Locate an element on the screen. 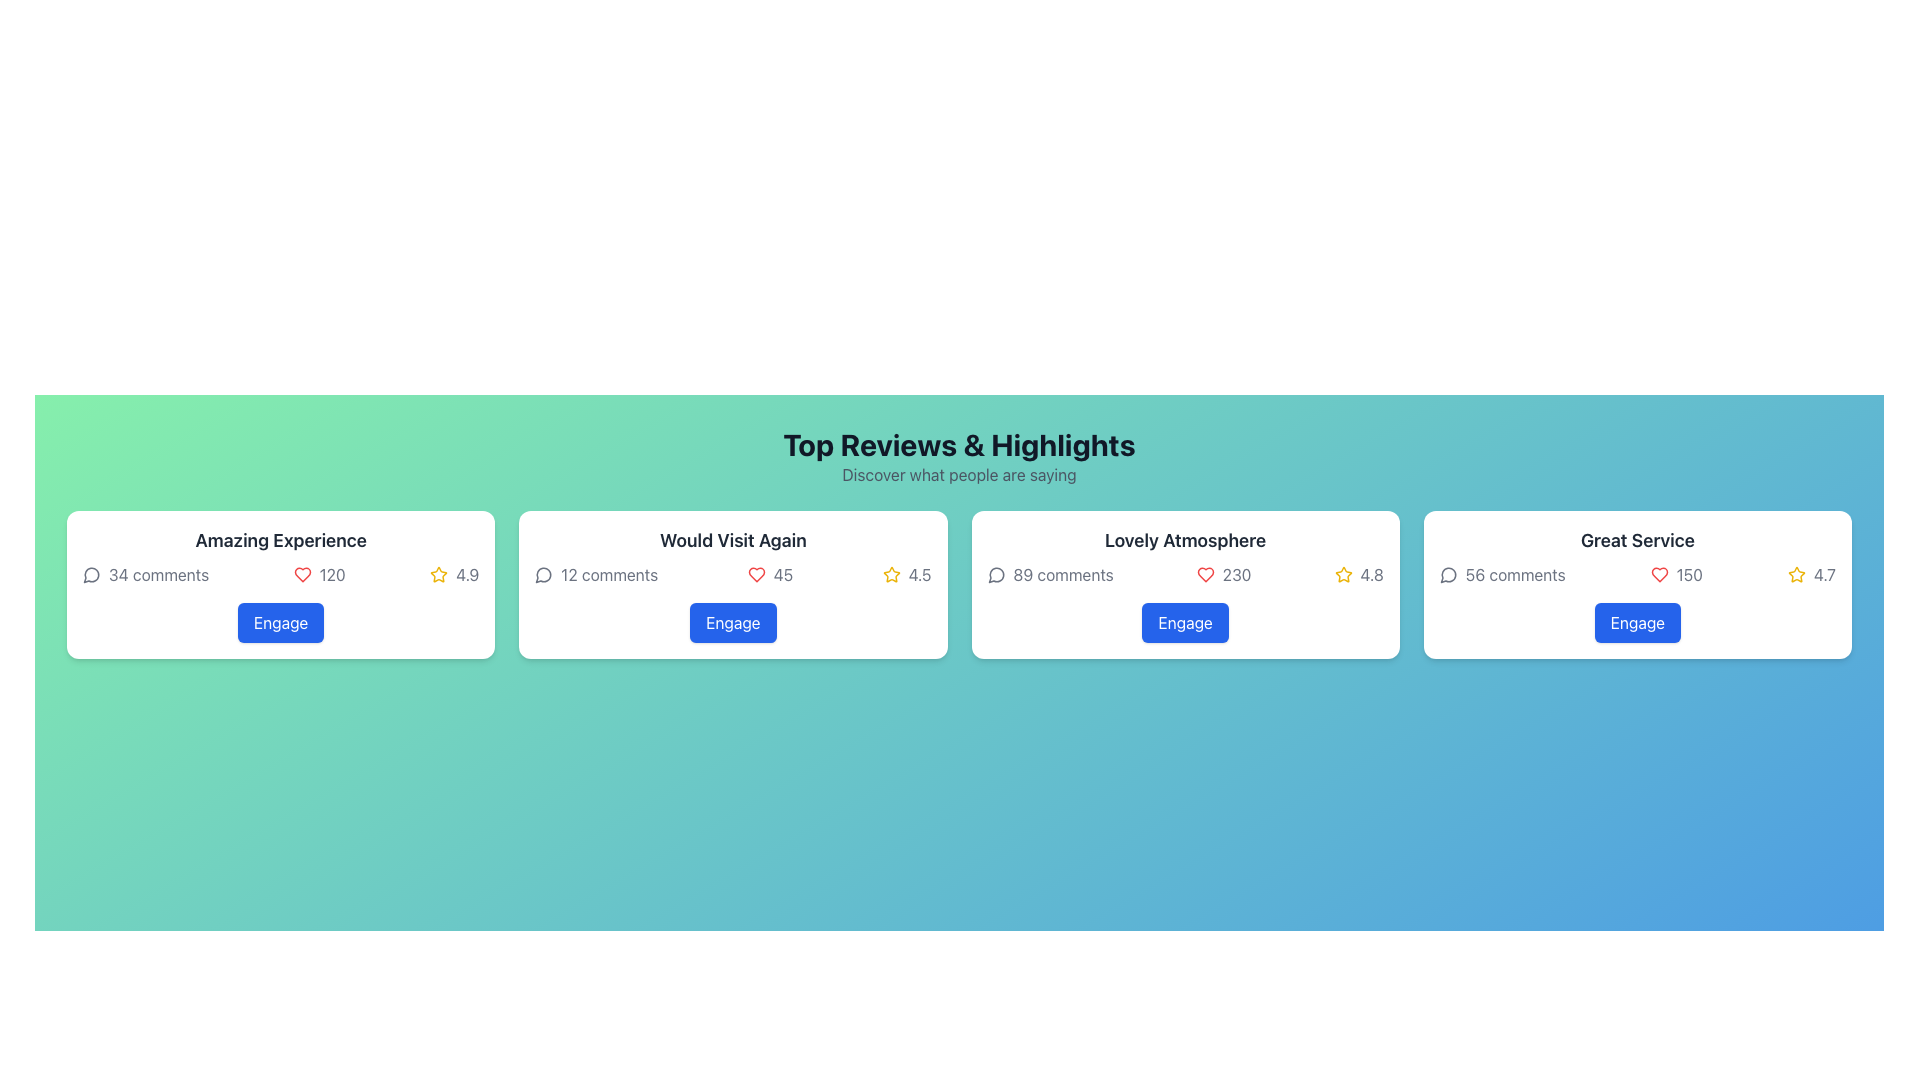  the button located at the bottom-center of the 'Amazing Experience' card is located at coordinates (280, 622).